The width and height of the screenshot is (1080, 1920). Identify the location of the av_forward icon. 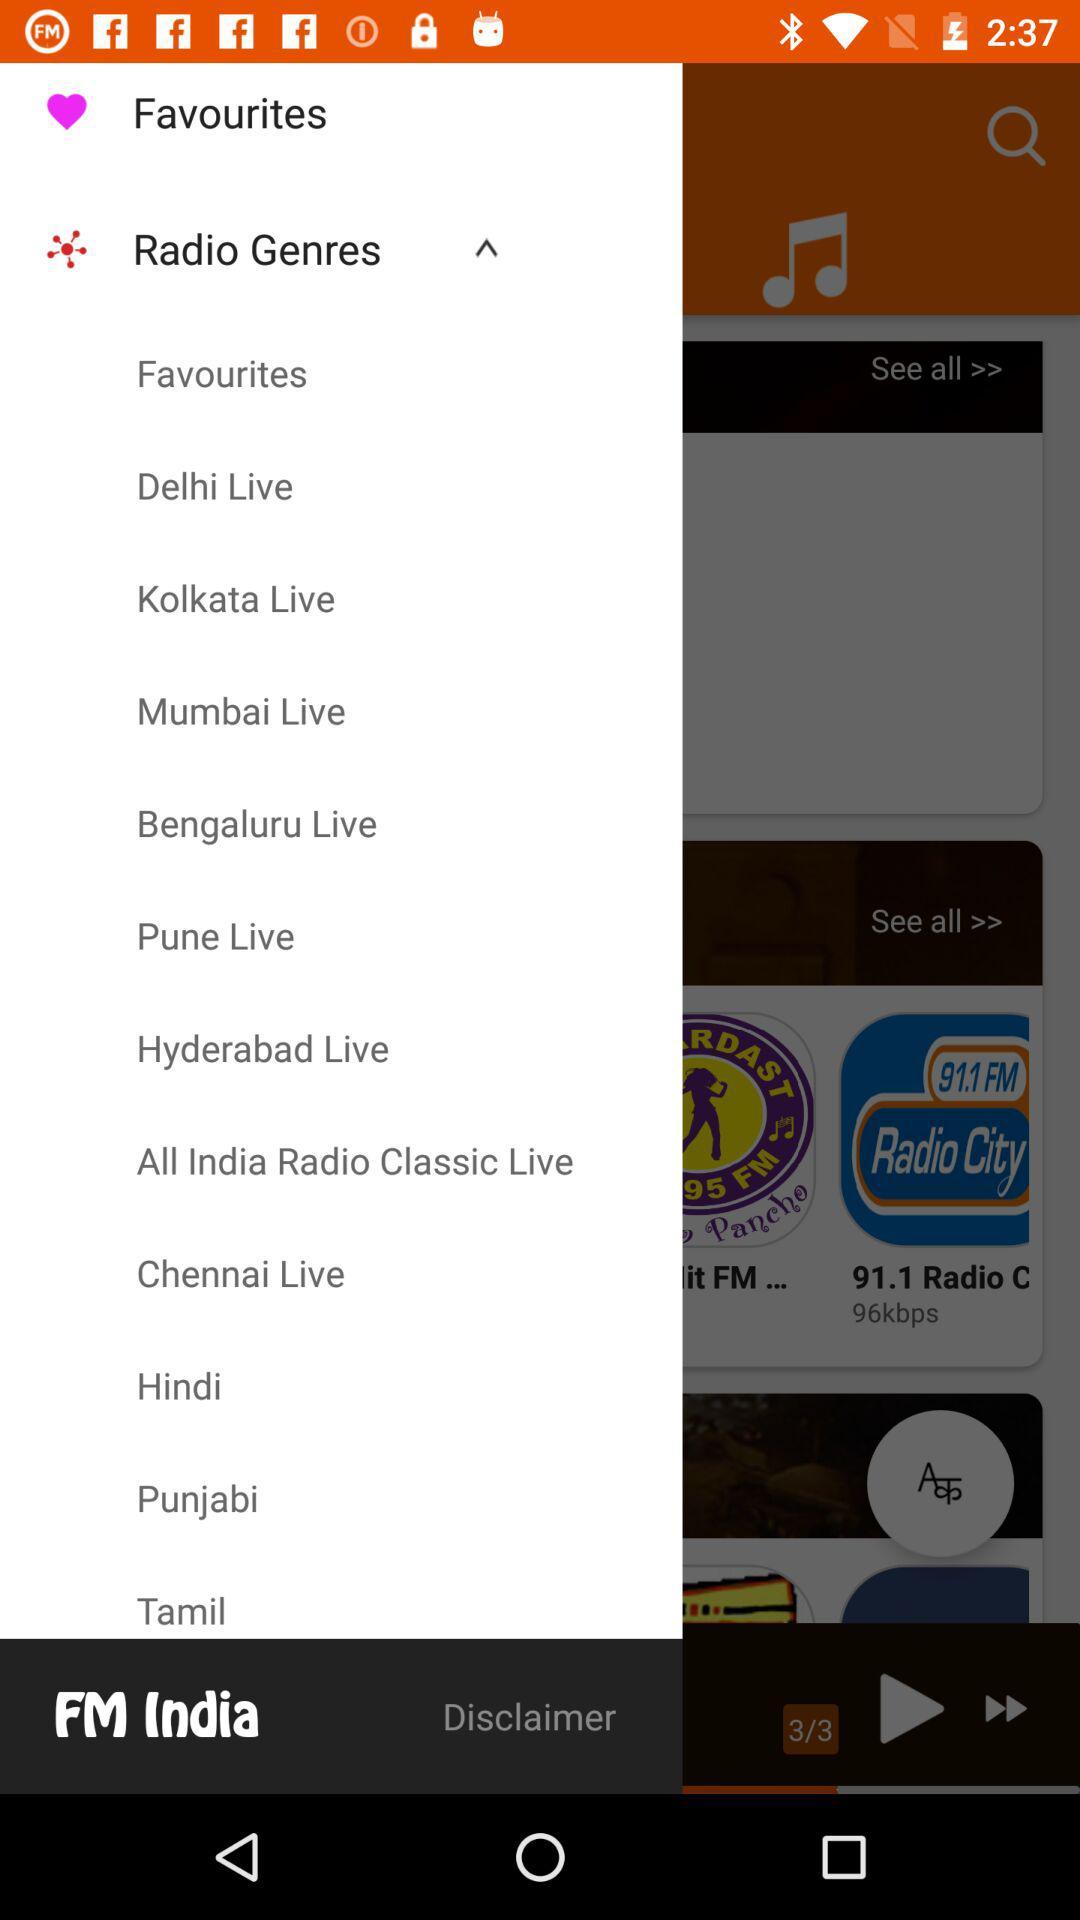
(1006, 1707).